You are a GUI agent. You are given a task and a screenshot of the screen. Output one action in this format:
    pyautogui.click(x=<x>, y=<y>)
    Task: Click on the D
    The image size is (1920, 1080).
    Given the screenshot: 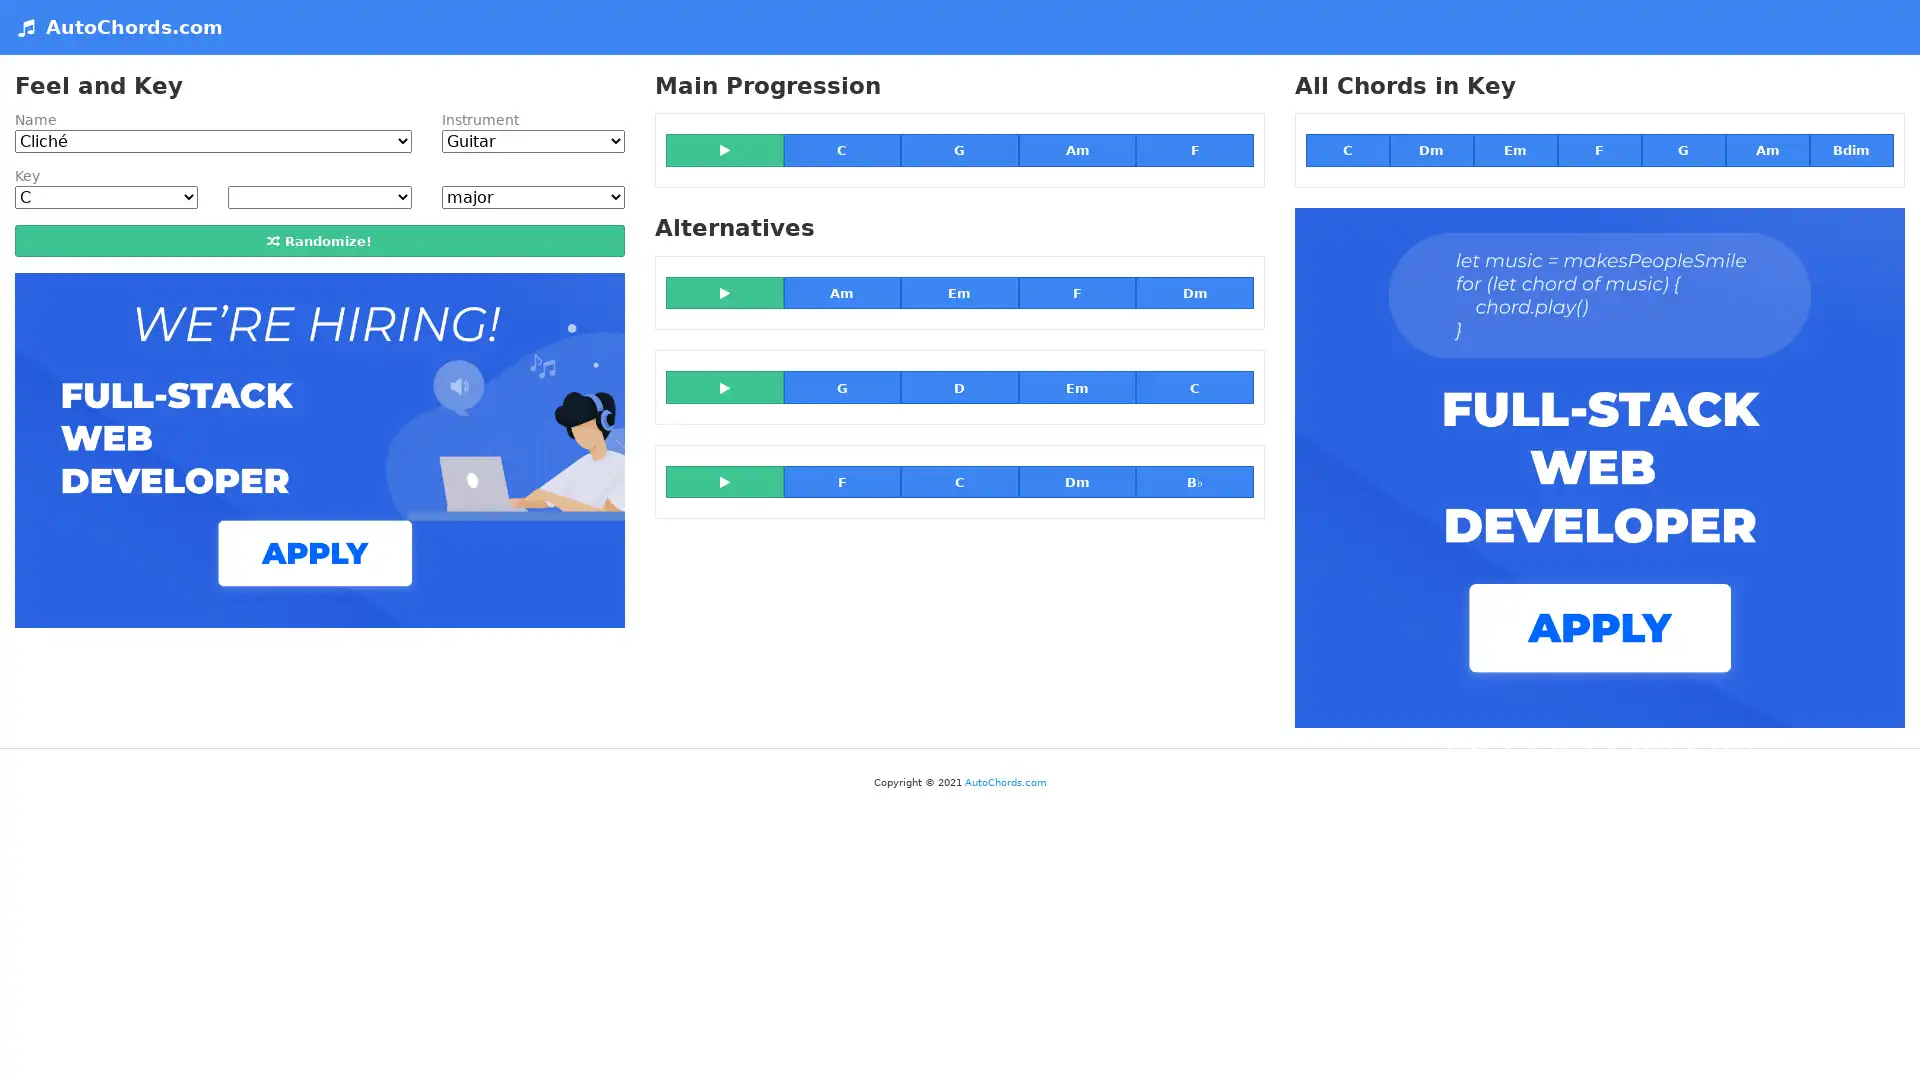 What is the action you would take?
    pyautogui.click(x=958, y=386)
    